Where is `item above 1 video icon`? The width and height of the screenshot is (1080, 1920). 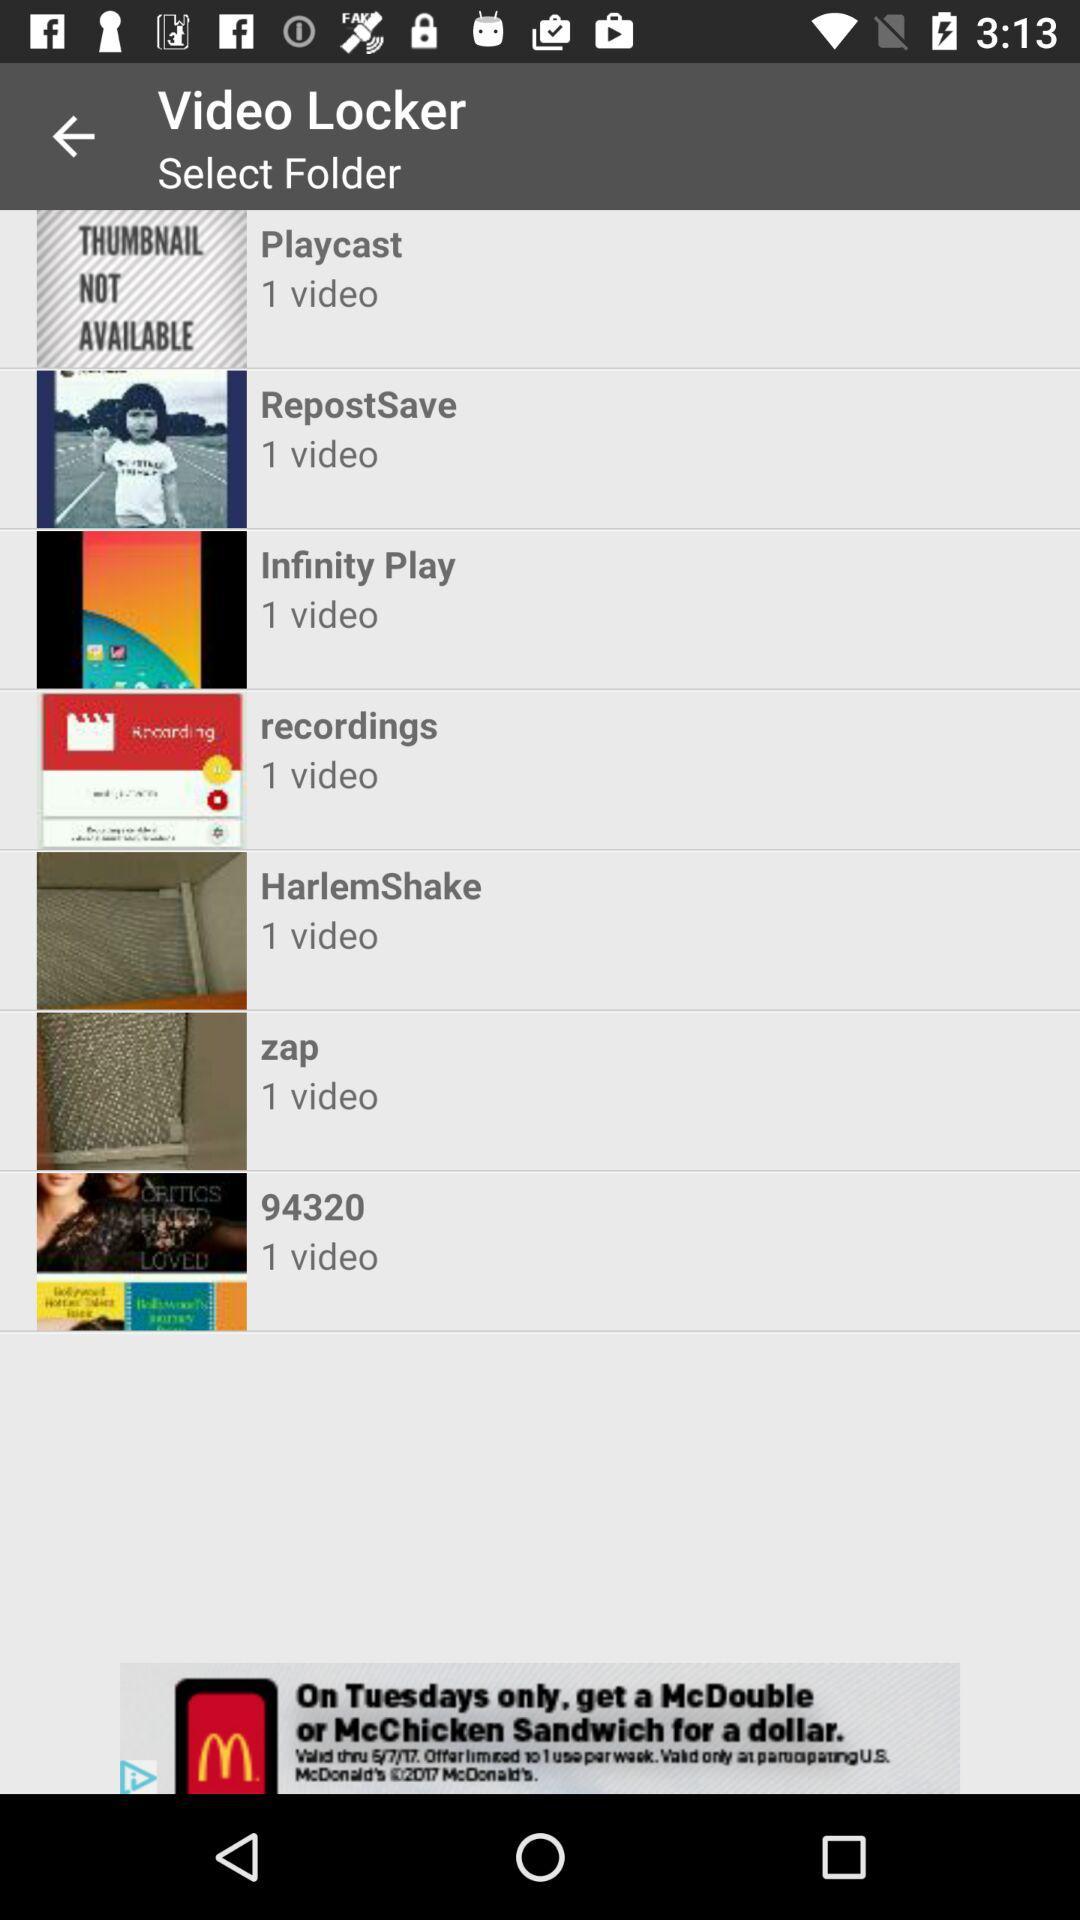
item above 1 video icon is located at coordinates (521, 883).